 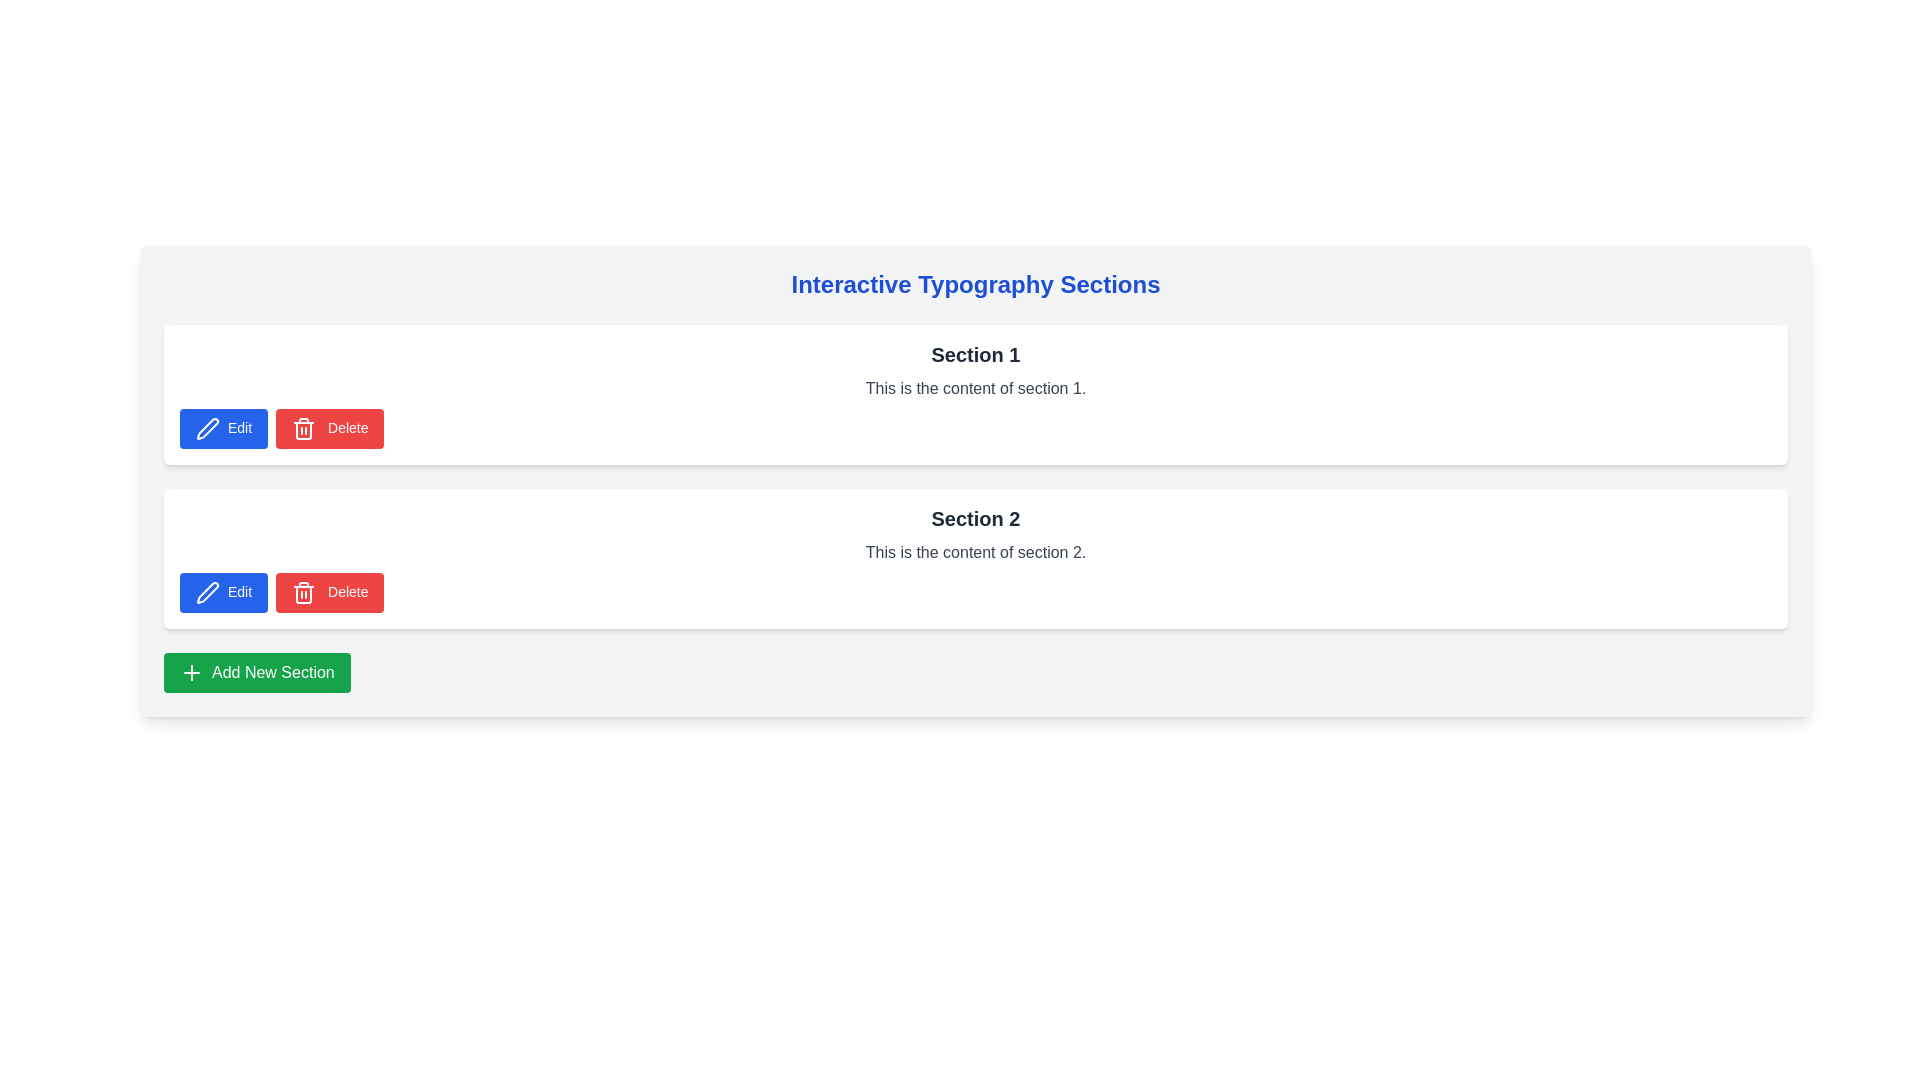 I want to click on the section header element that labels the second section, which is located below the 'Interactive Typography Sections' title and above the content of section 2, so click(x=975, y=518).